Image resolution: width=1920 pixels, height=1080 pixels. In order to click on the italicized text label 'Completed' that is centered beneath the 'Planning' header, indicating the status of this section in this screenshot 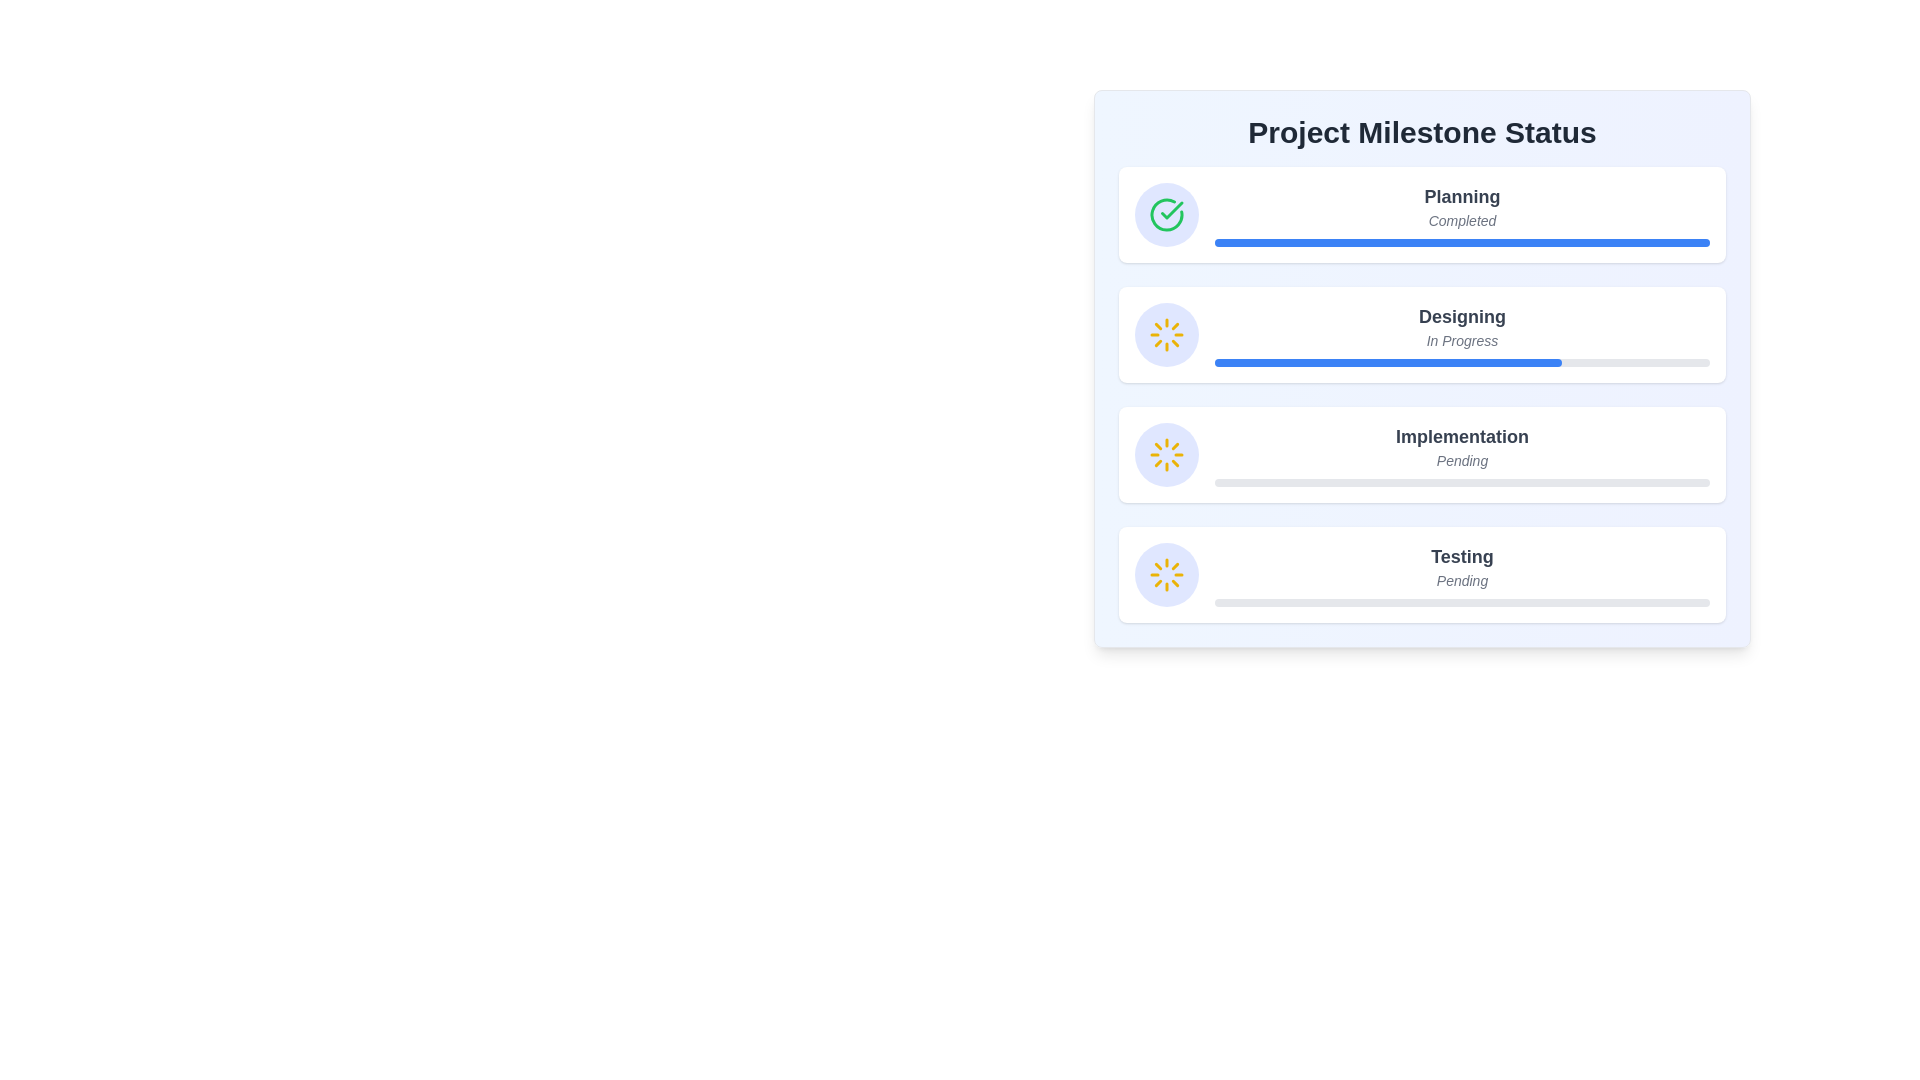, I will do `click(1462, 220)`.